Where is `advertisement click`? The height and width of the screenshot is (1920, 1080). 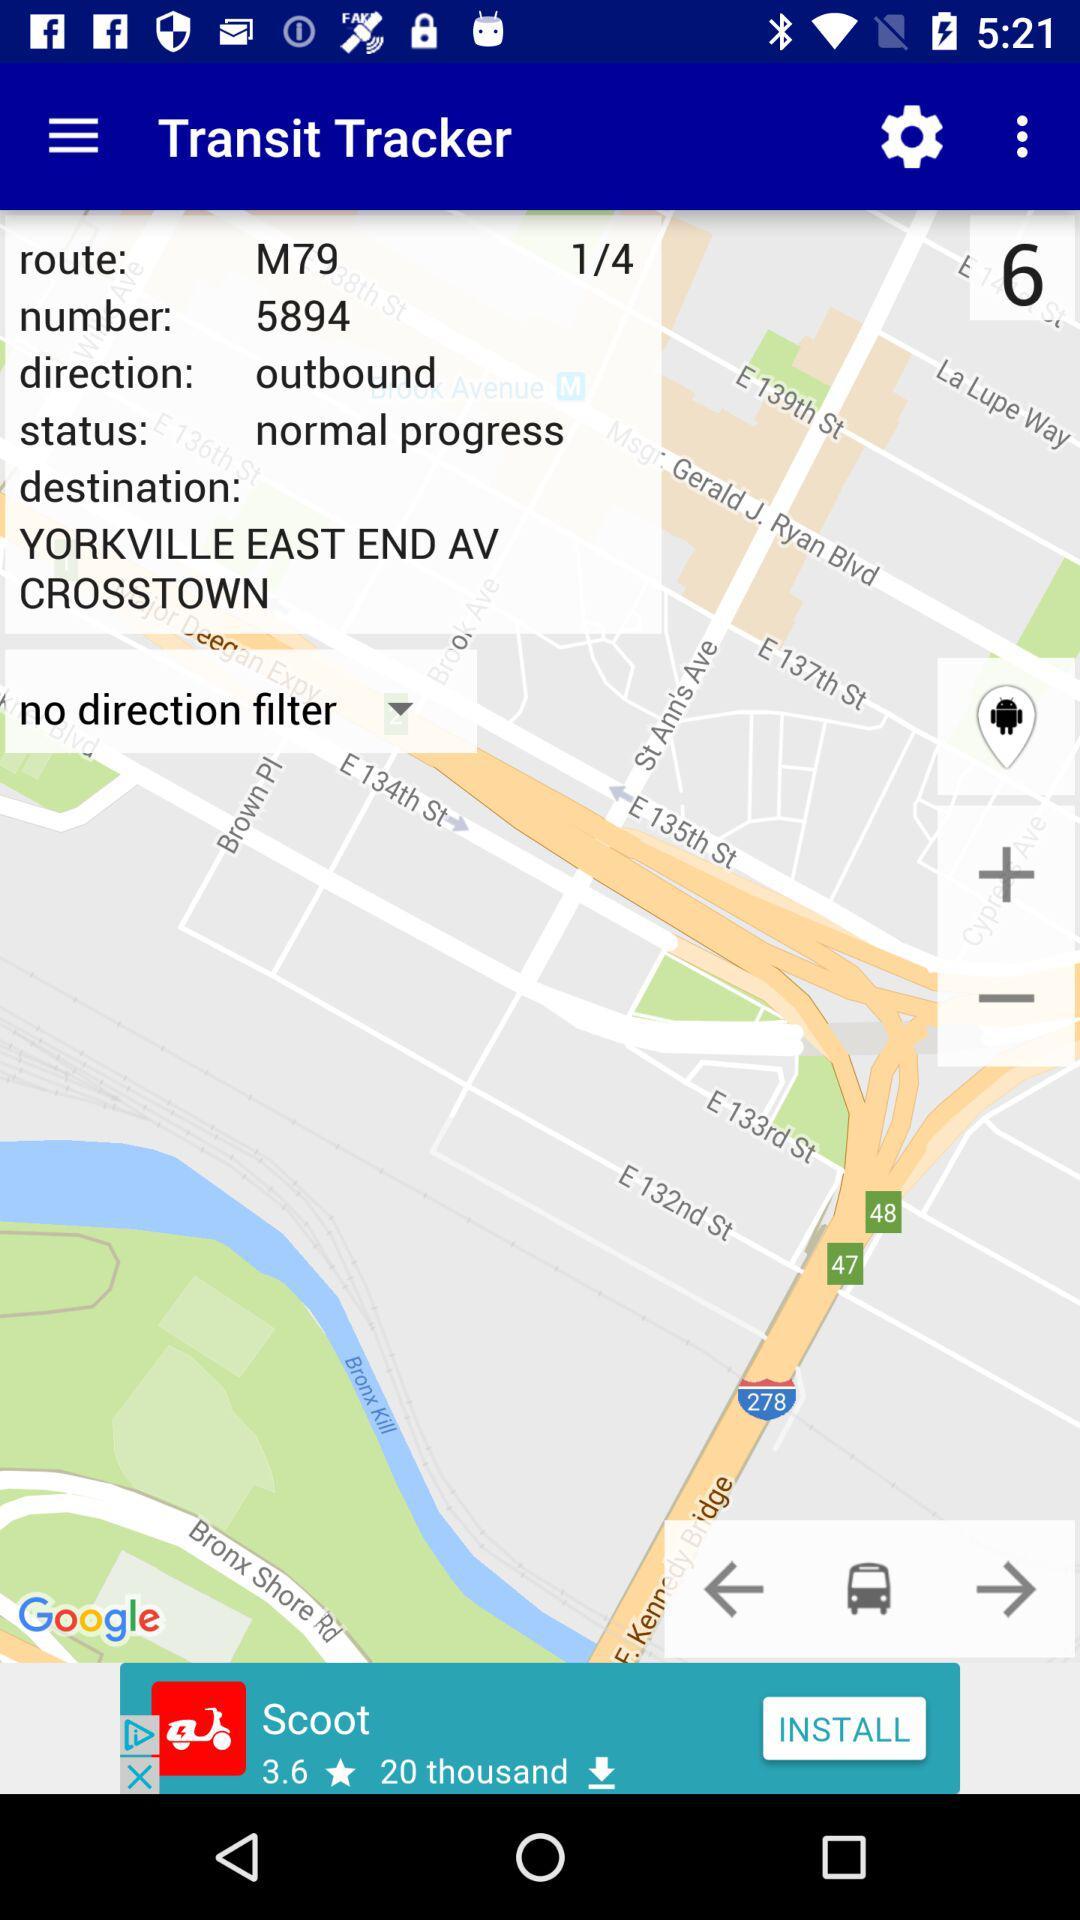
advertisement click is located at coordinates (540, 1727).